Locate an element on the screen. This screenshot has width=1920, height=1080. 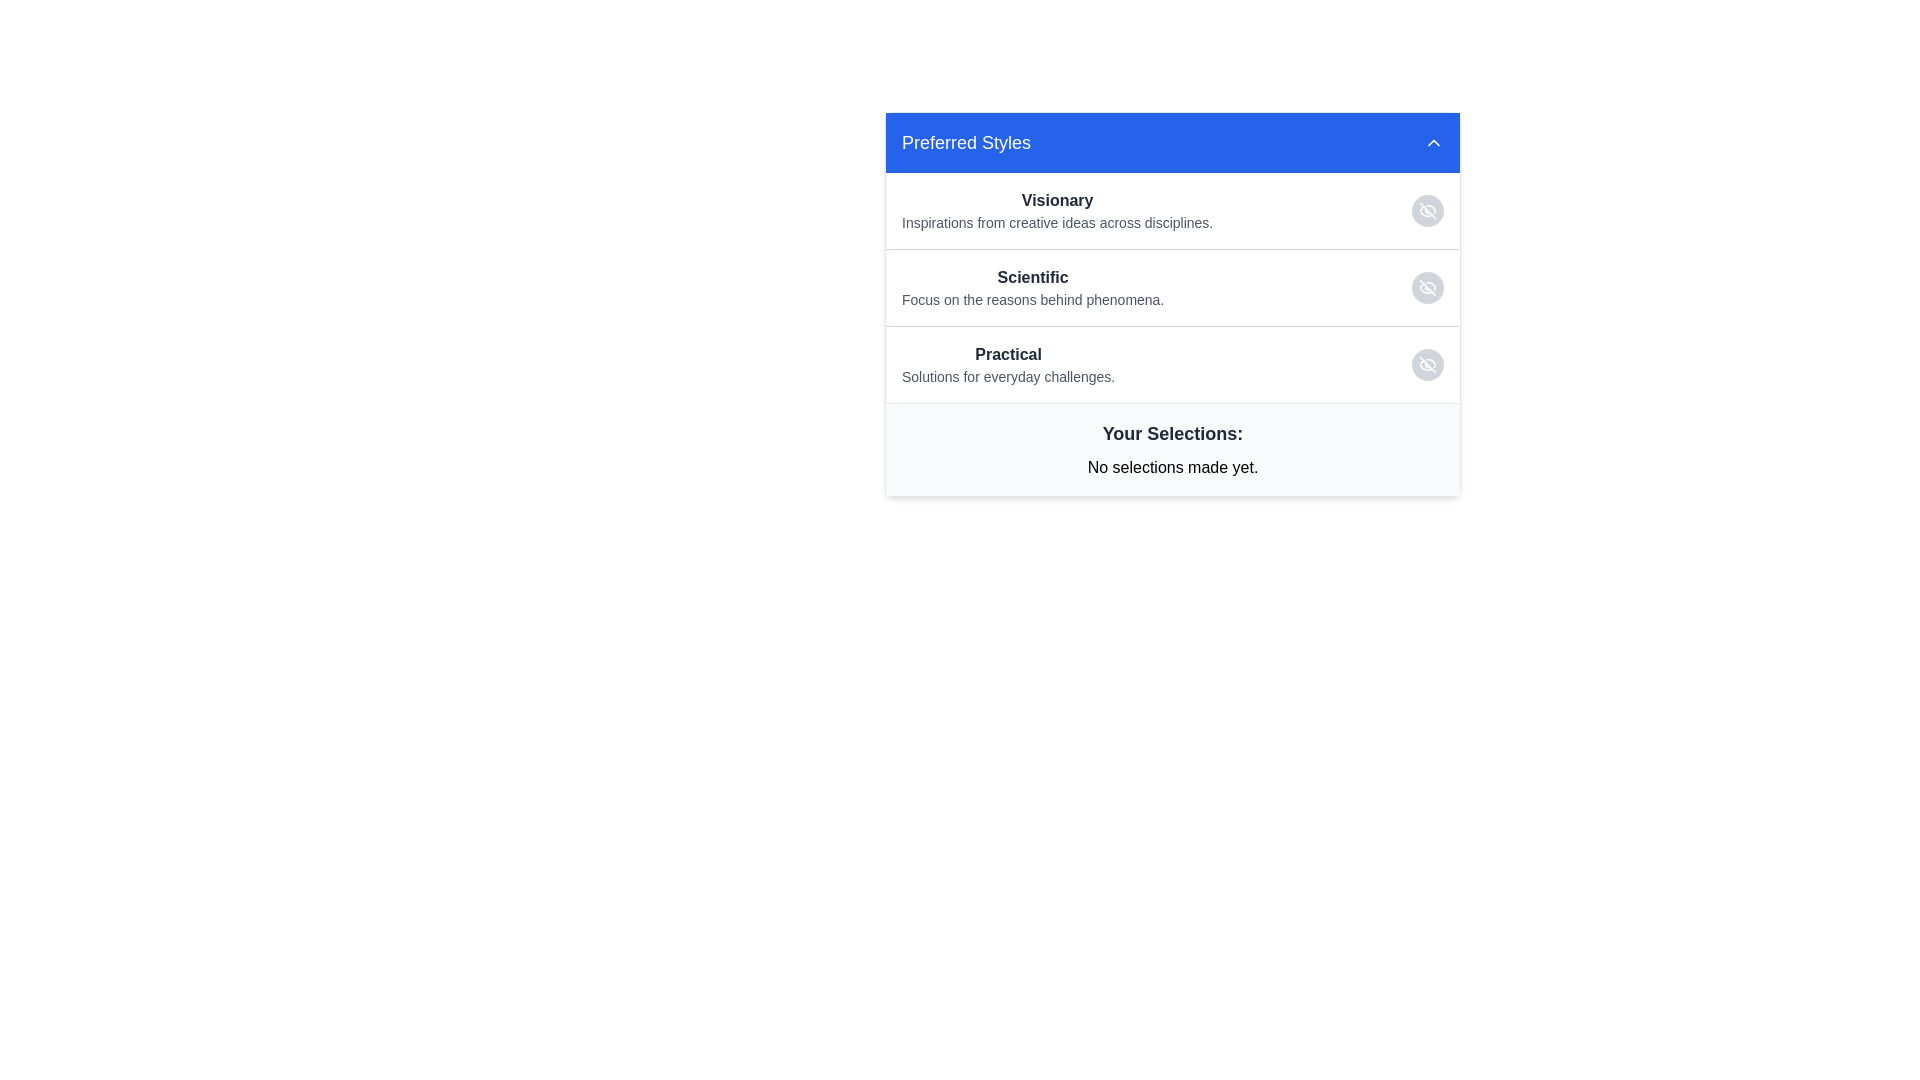
the static text displaying 'No selections made yet.' which is located beneath the heading 'Your Selections:' in a gray-themed section is located at coordinates (1172, 467).